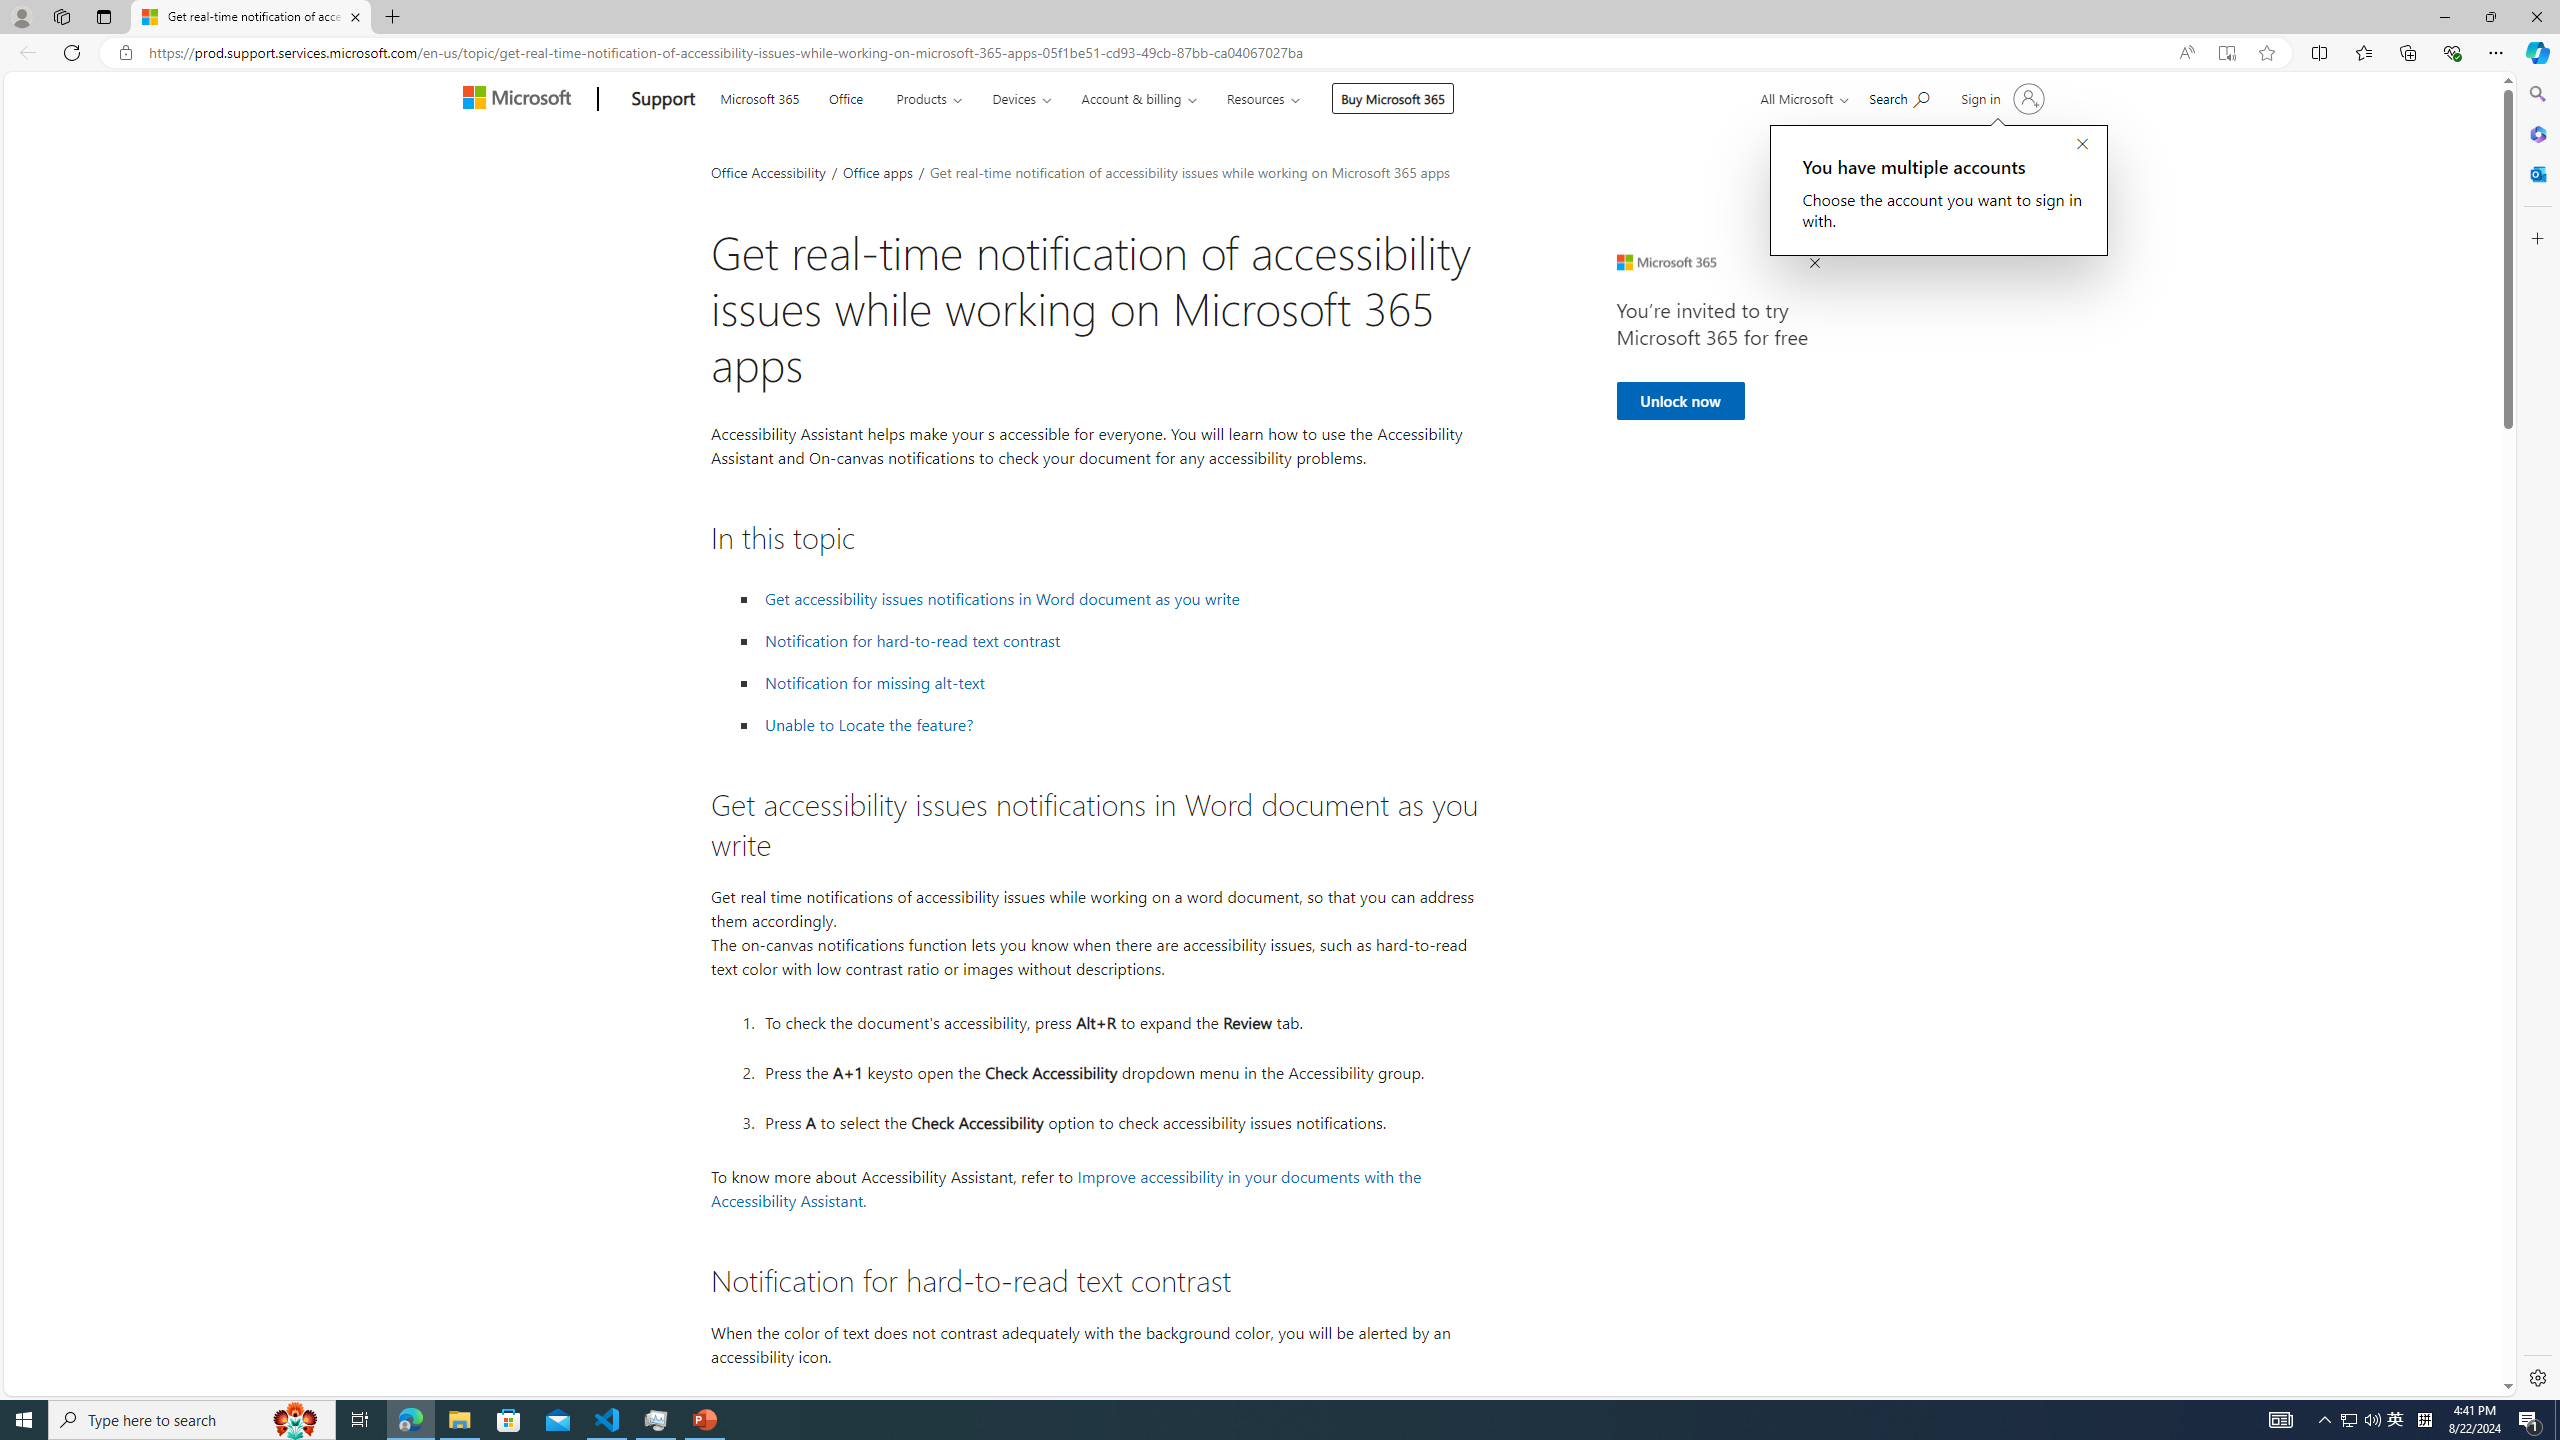 The width and height of the screenshot is (2560, 1440). Describe the element at coordinates (519, 99) in the screenshot. I see `'Microsoft'` at that location.